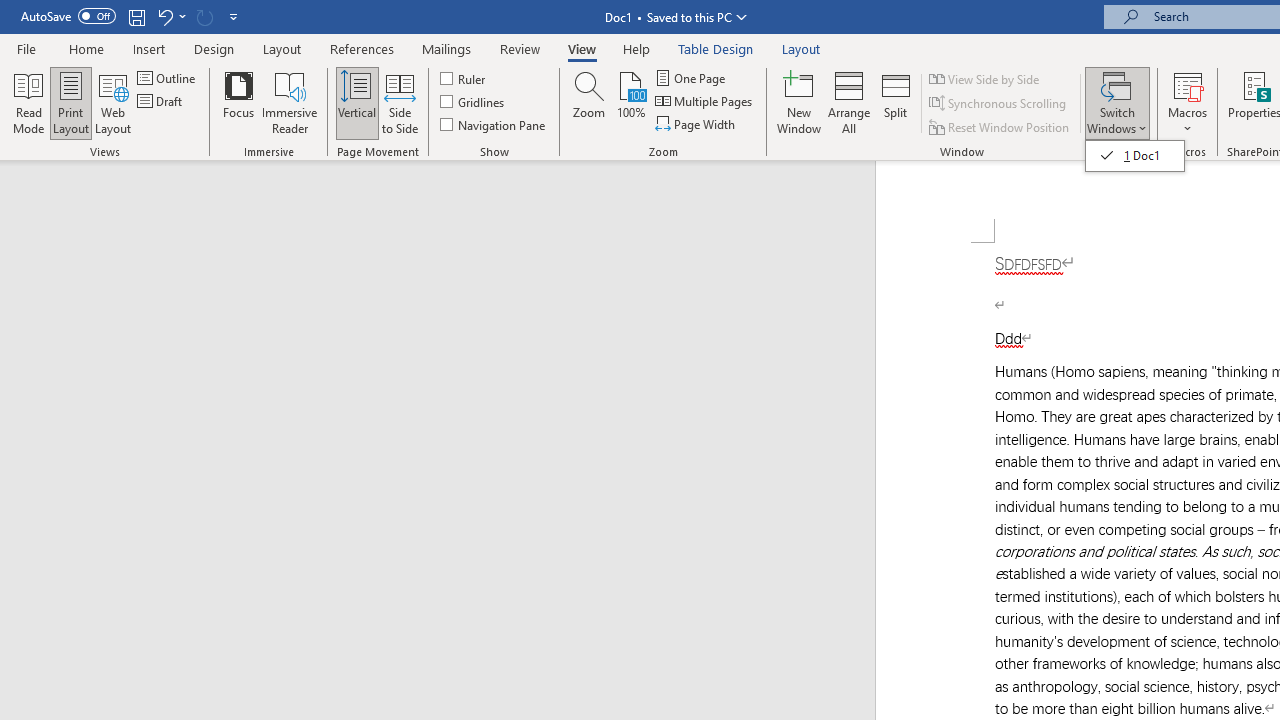 The image size is (1280, 720). Describe the element at coordinates (135, 16) in the screenshot. I see `'Save'` at that location.